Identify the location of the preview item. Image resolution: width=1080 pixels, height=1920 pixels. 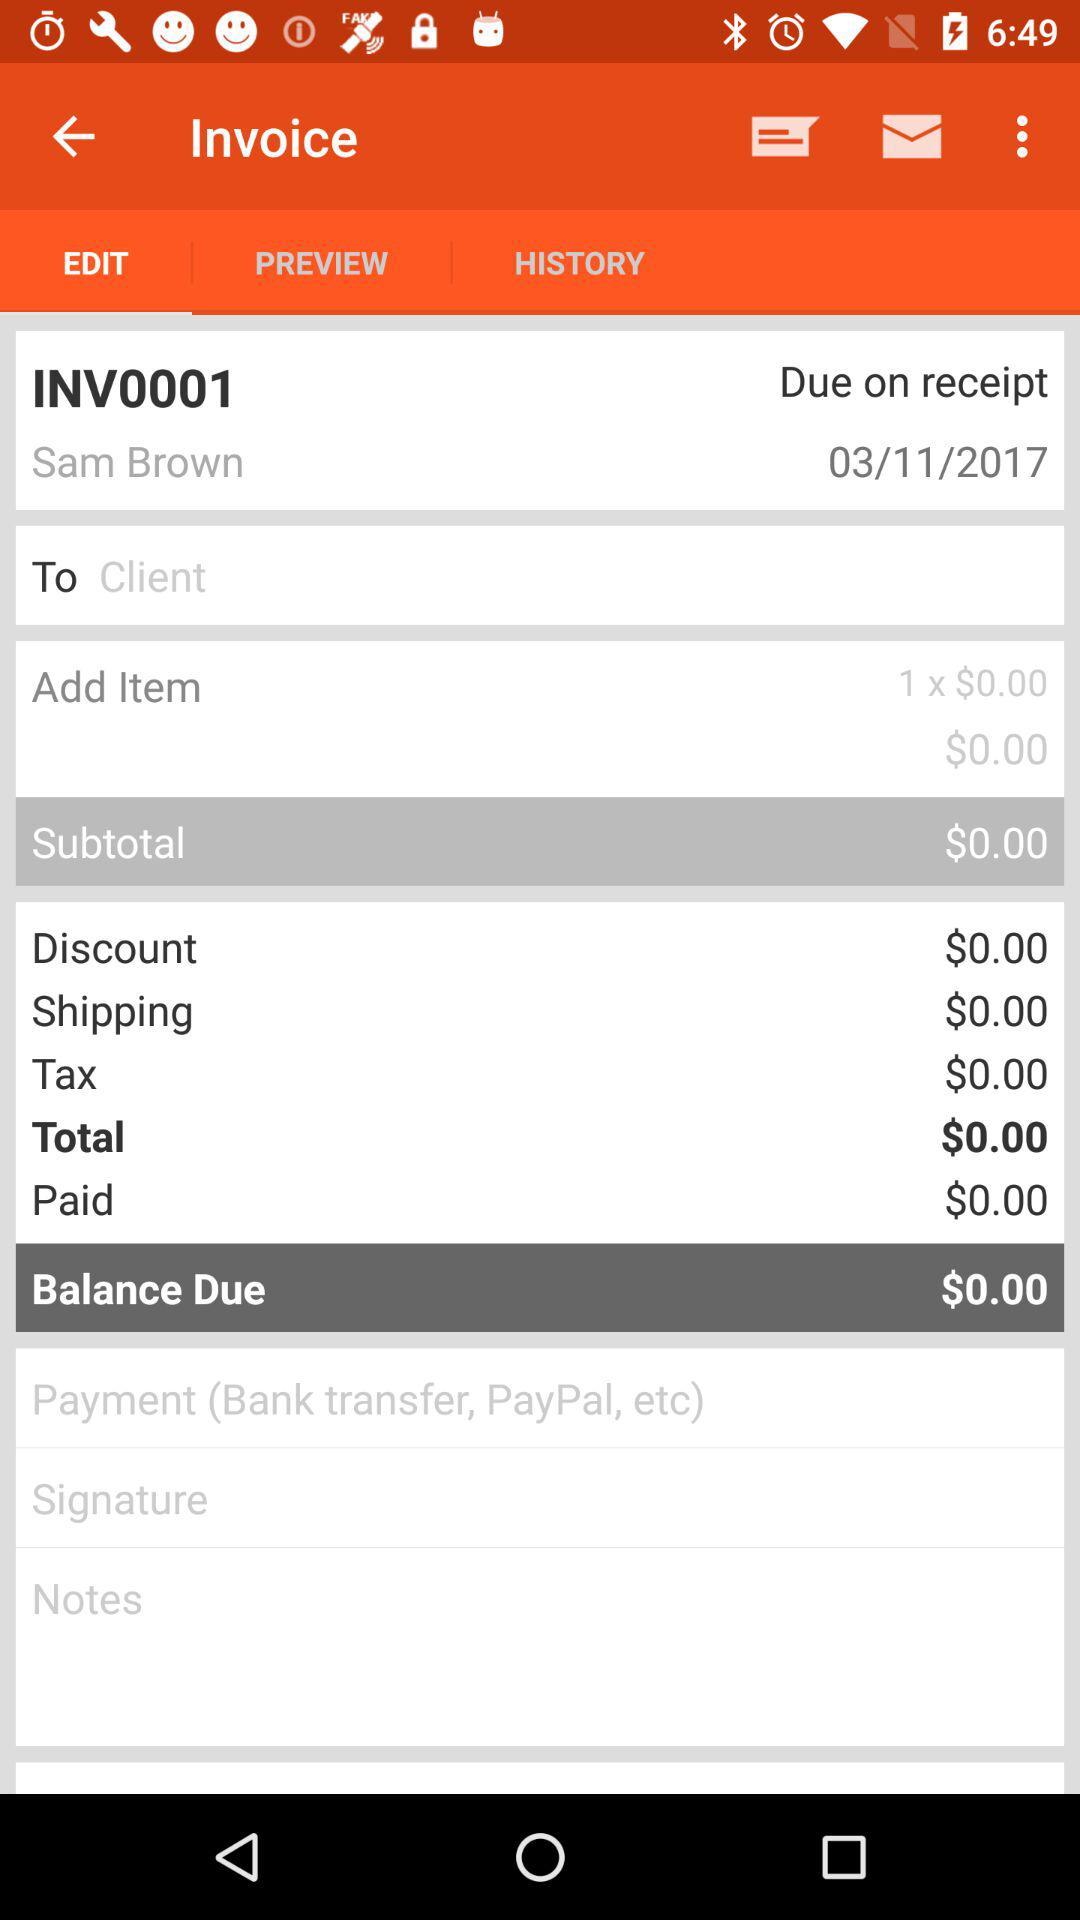
(320, 261).